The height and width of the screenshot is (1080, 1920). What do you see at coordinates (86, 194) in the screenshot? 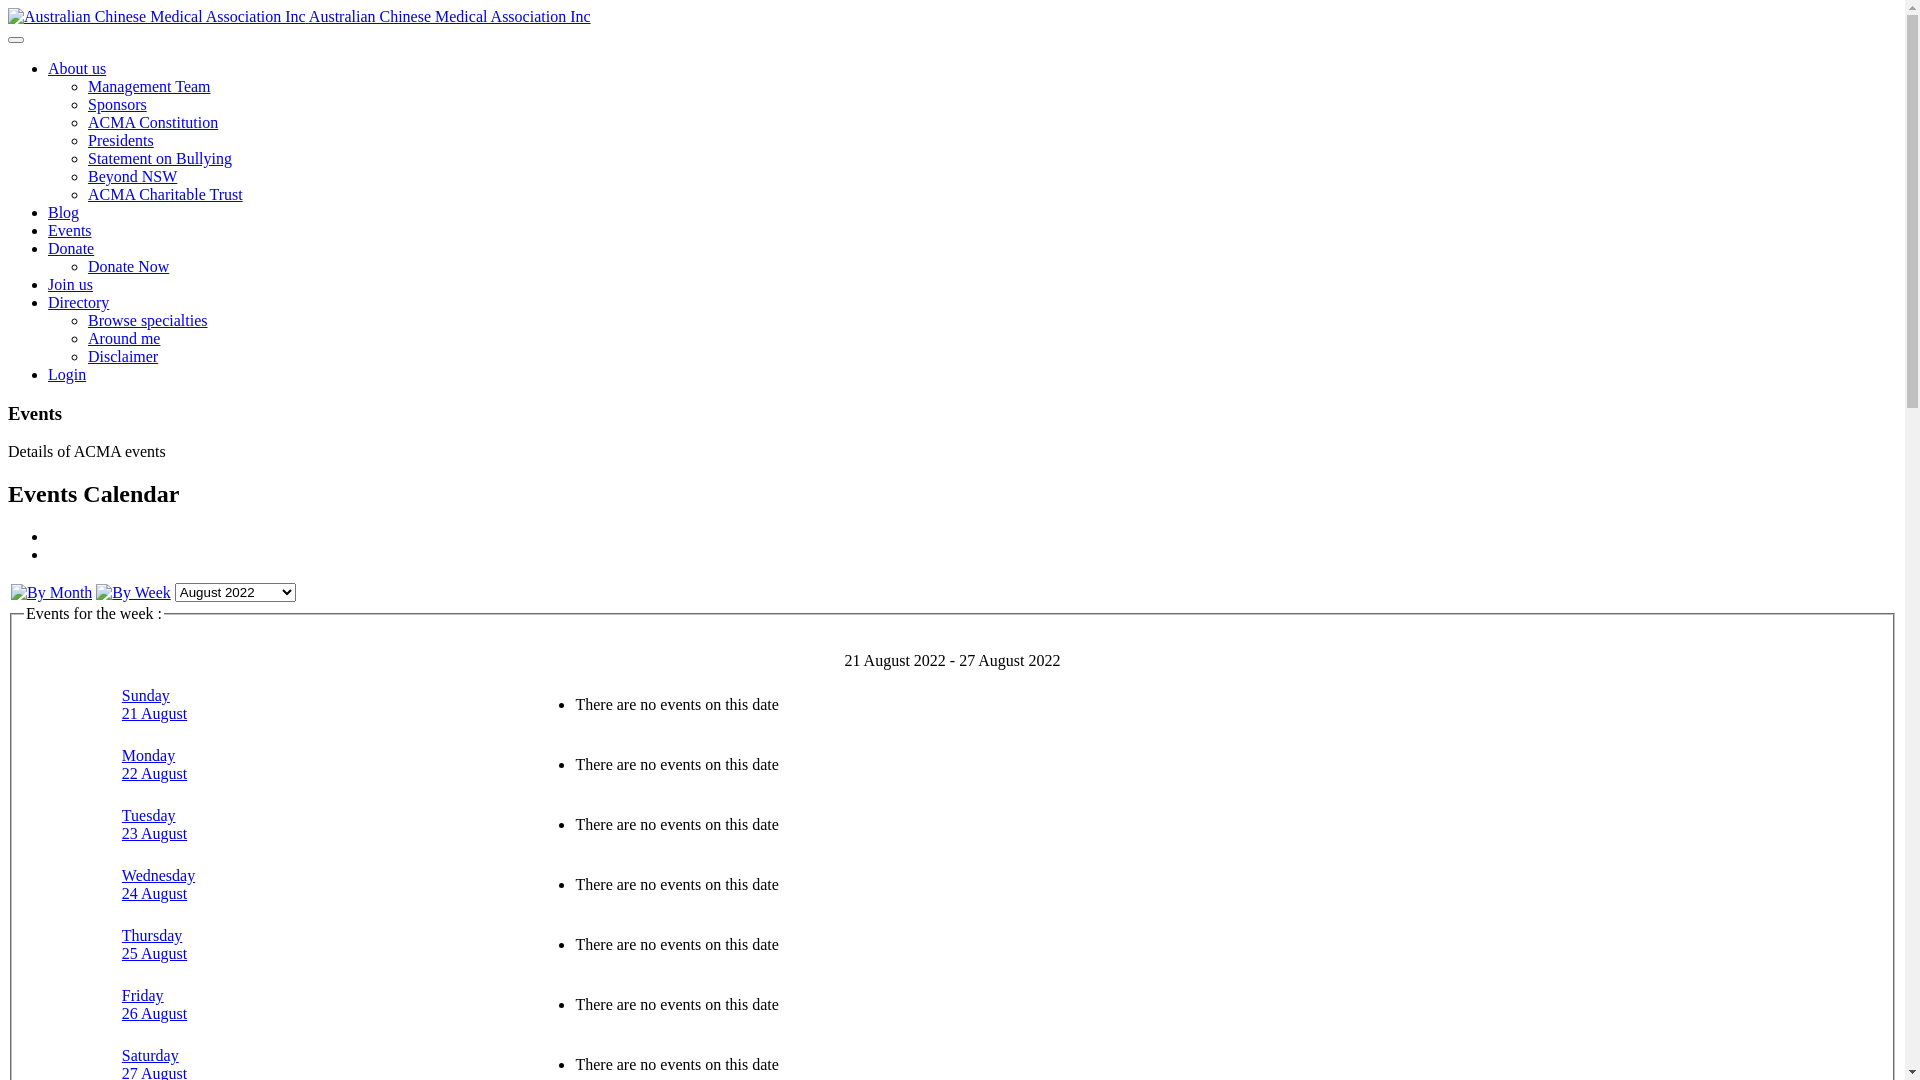
I see `'ACMA Charitable Trust'` at bounding box center [86, 194].